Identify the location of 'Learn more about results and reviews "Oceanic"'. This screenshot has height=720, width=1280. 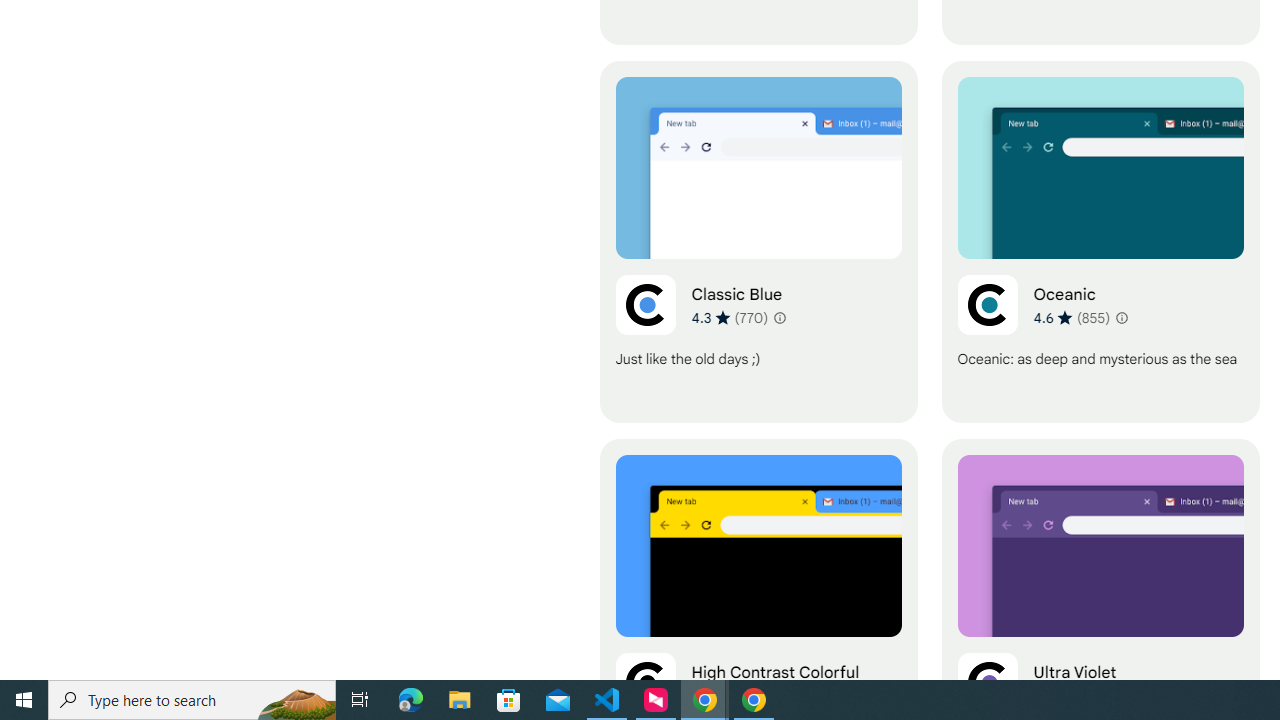
(1120, 316).